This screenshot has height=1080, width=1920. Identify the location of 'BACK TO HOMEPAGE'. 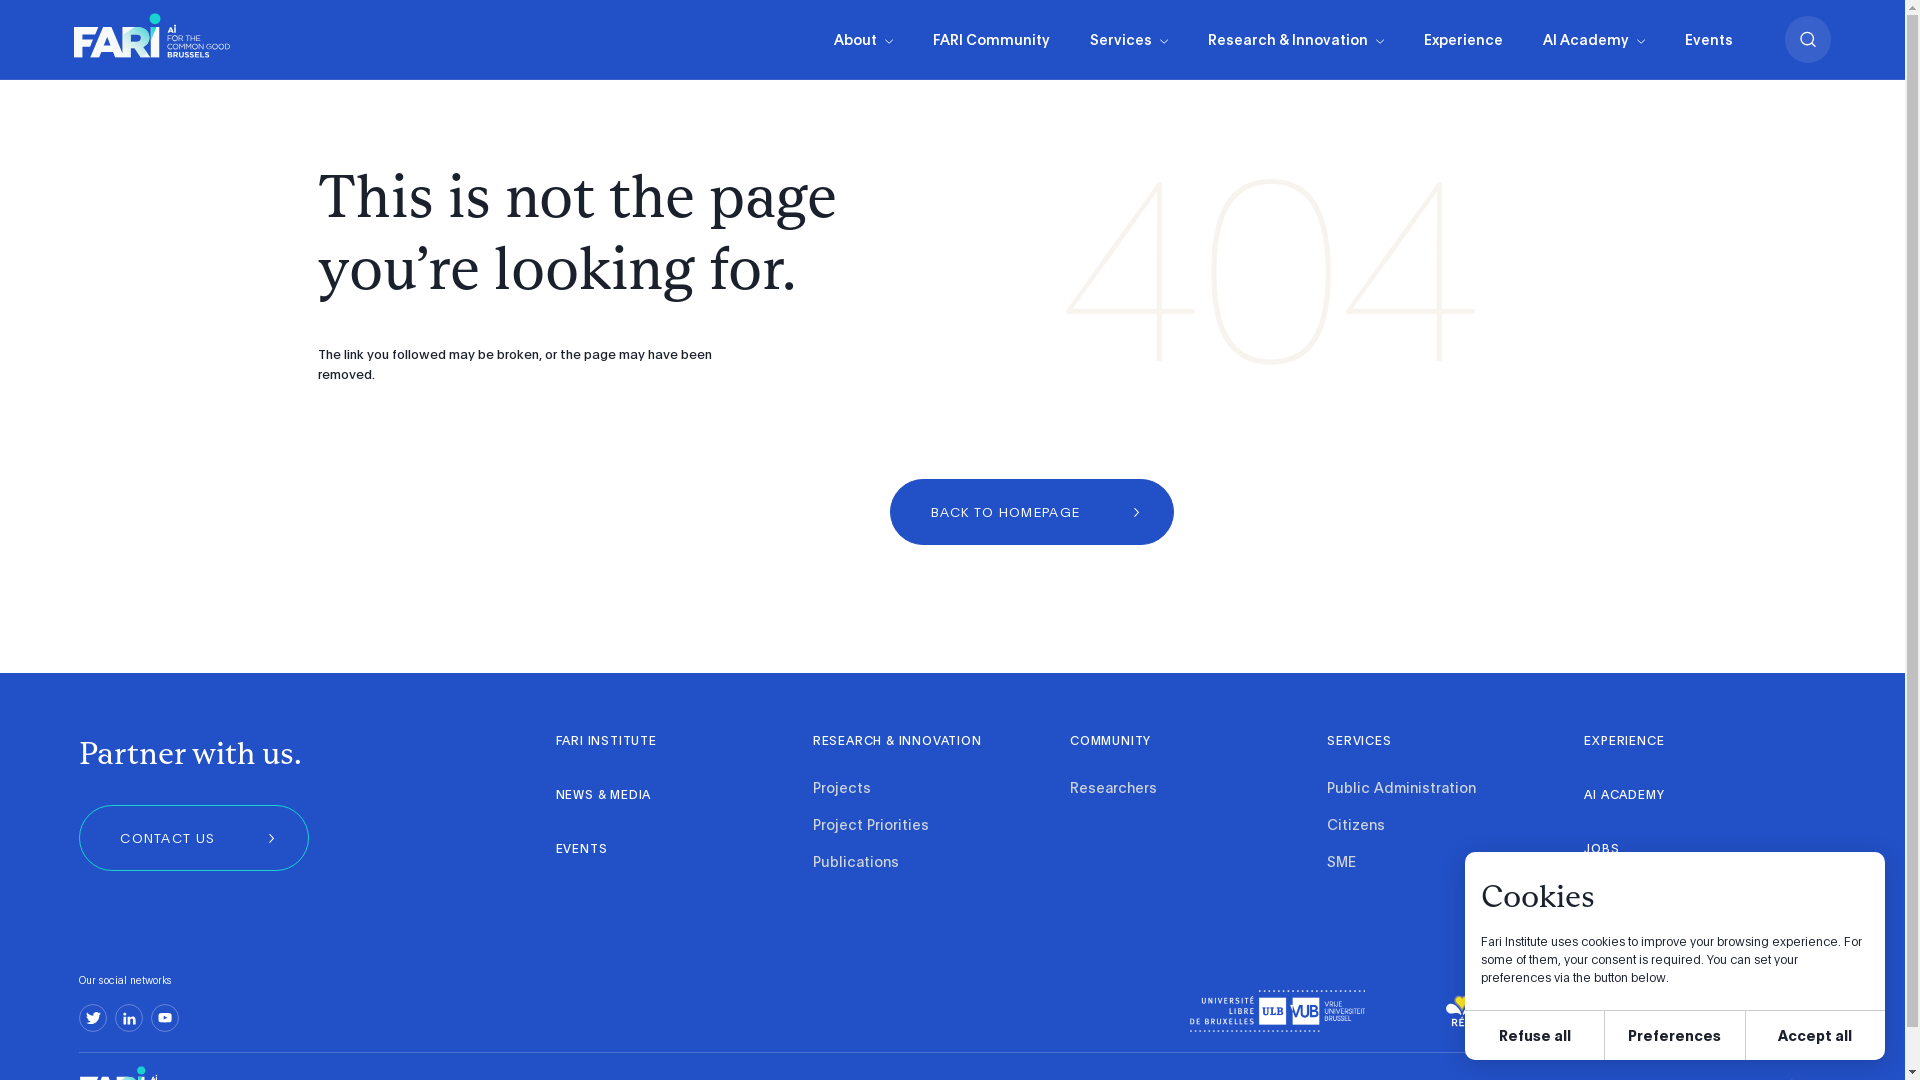
(1032, 511).